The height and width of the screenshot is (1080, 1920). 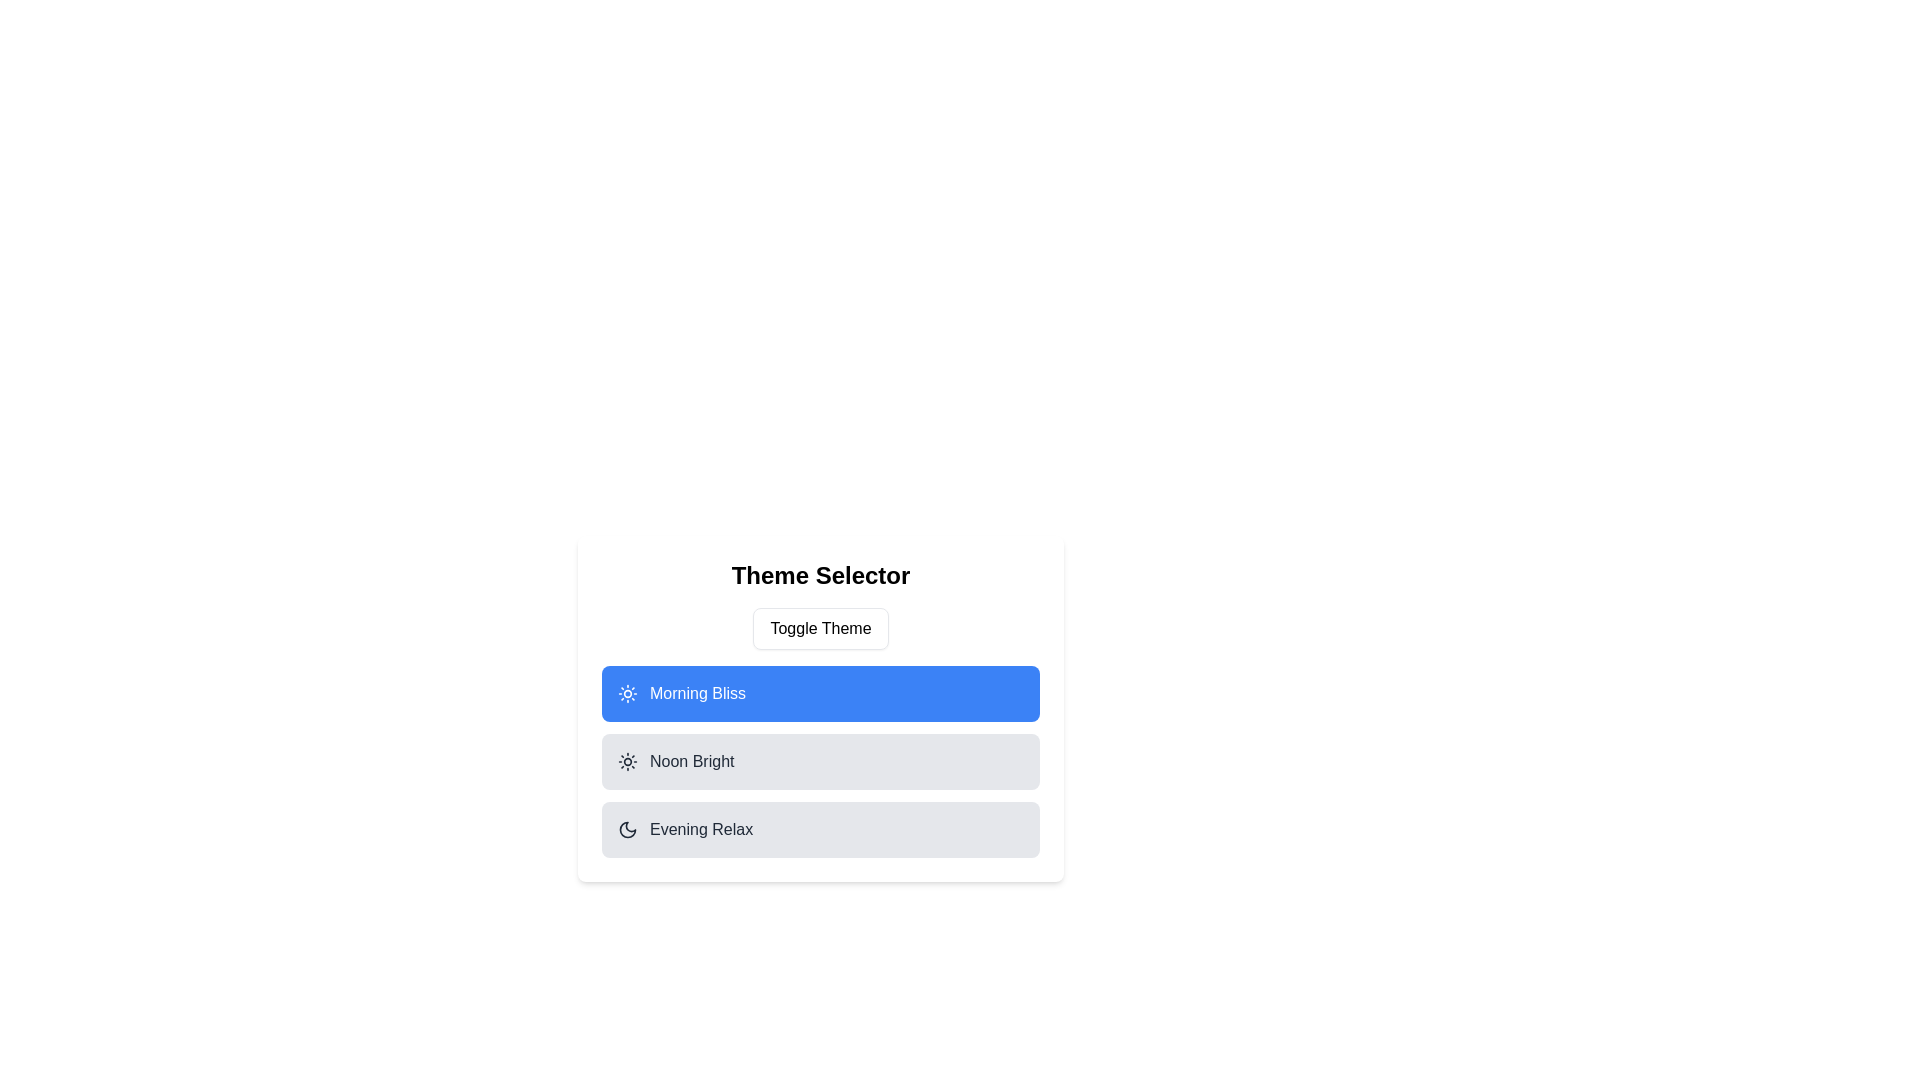 What do you see at coordinates (820, 693) in the screenshot?
I see `the item Morning Bliss from the list` at bounding box center [820, 693].